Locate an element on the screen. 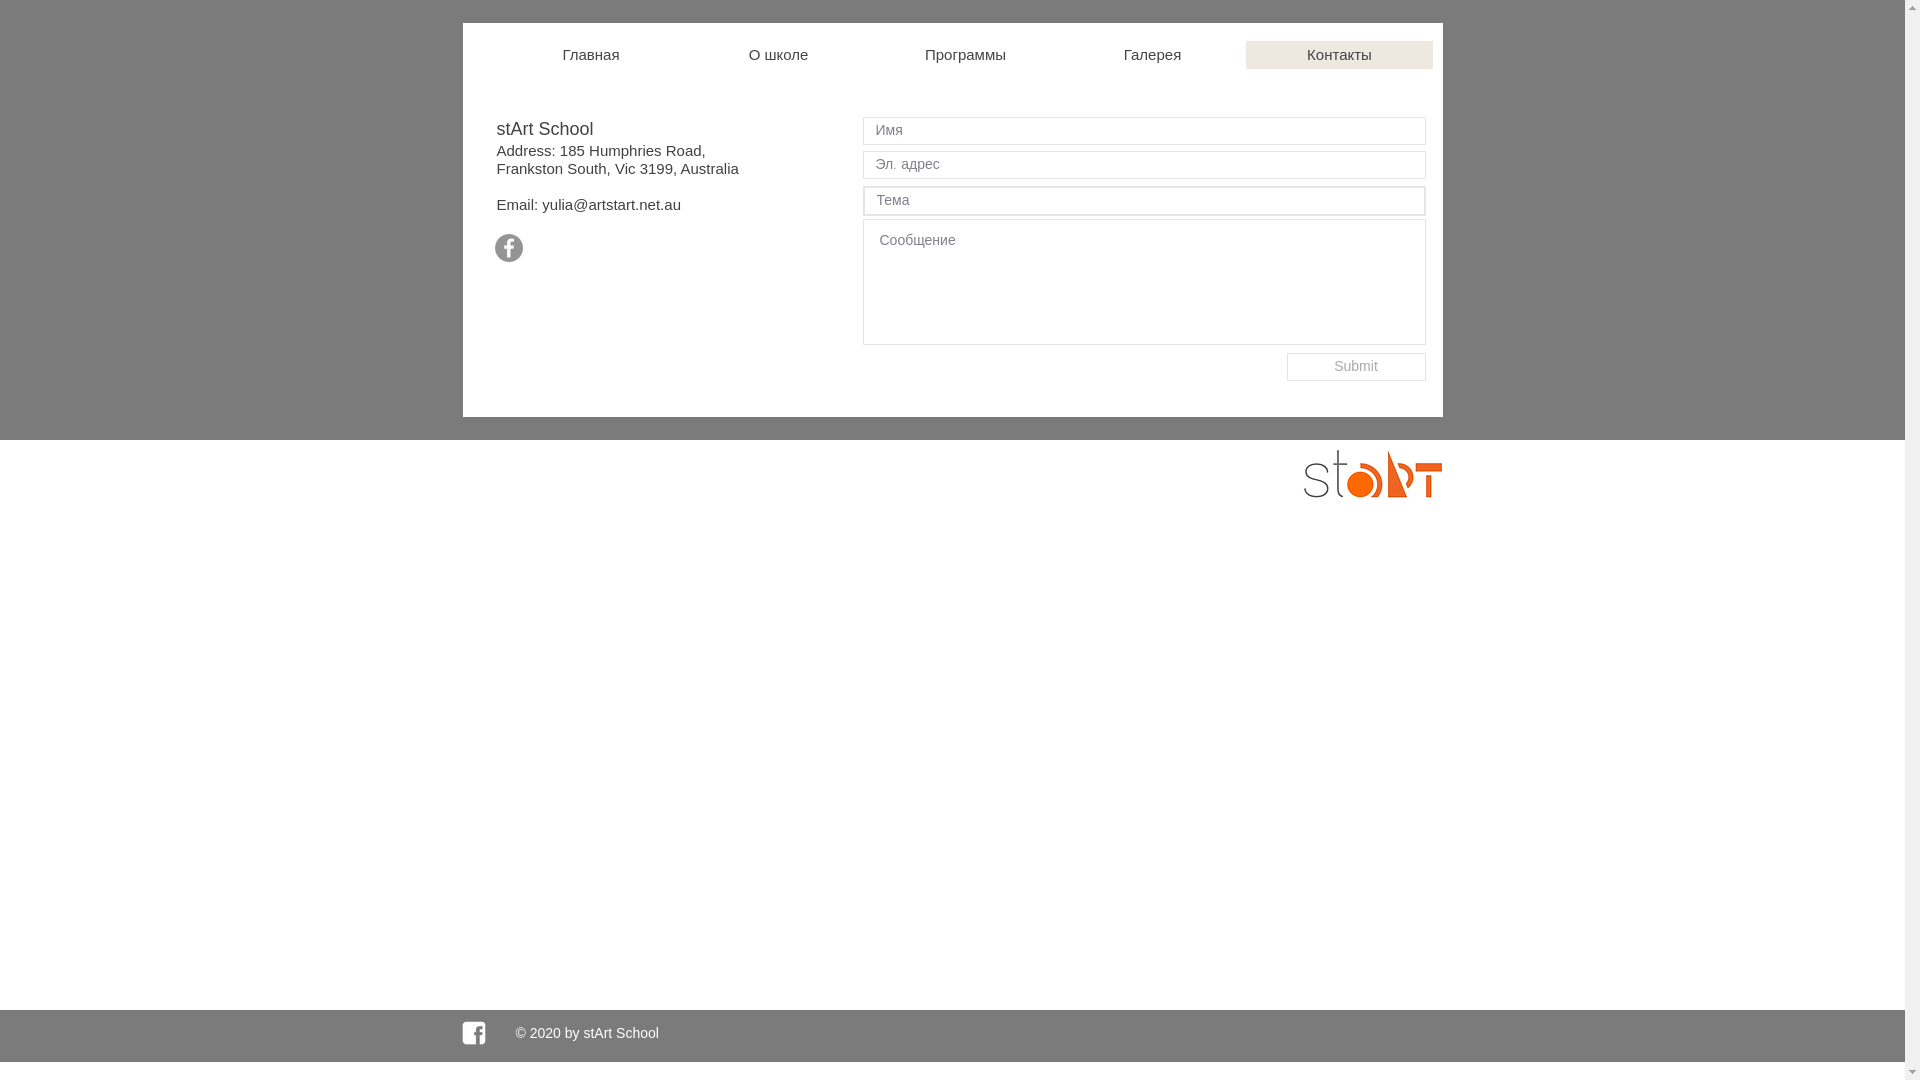 This screenshot has width=1920, height=1080. 'Submit' is located at coordinates (1355, 366).